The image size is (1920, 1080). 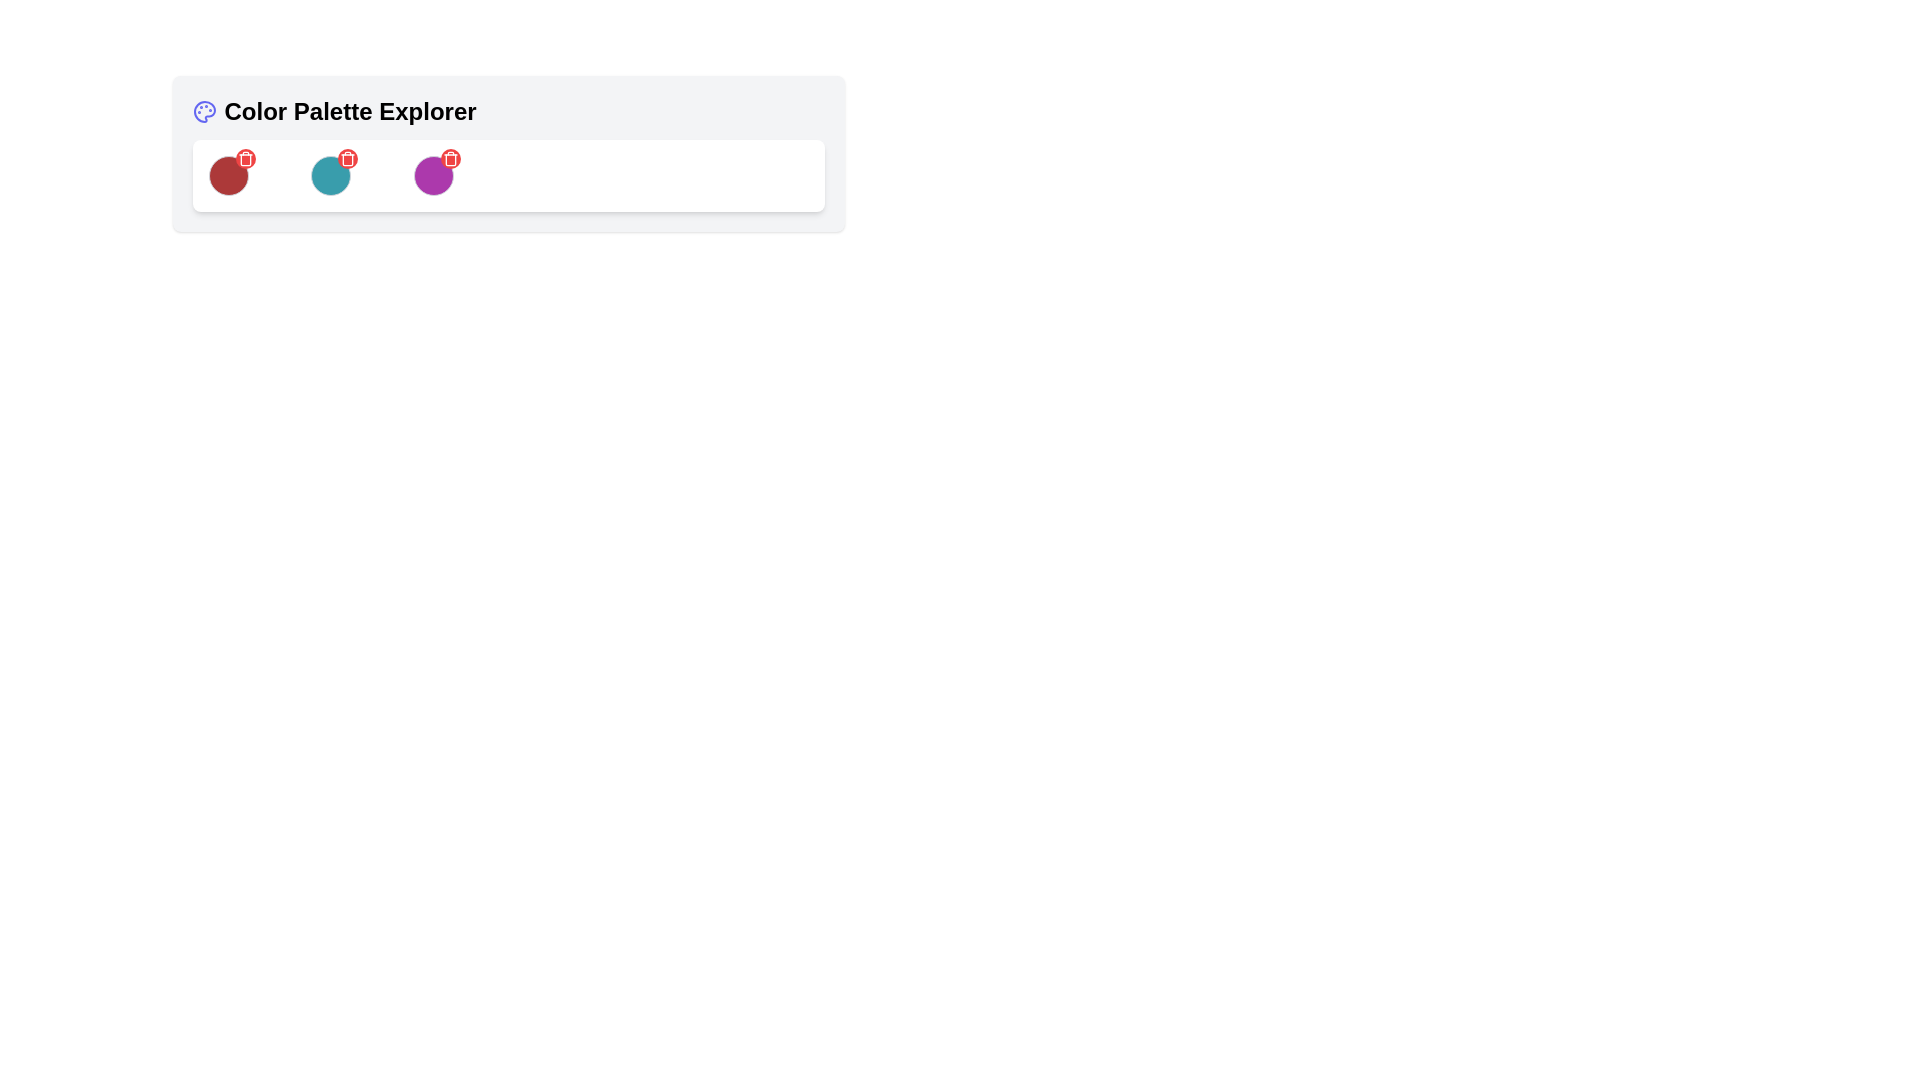 What do you see at coordinates (348, 157) in the screenshot?
I see `the red circular badge button featuring a white trash can icon using keyboard navigation` at bounding box center [348, 157].